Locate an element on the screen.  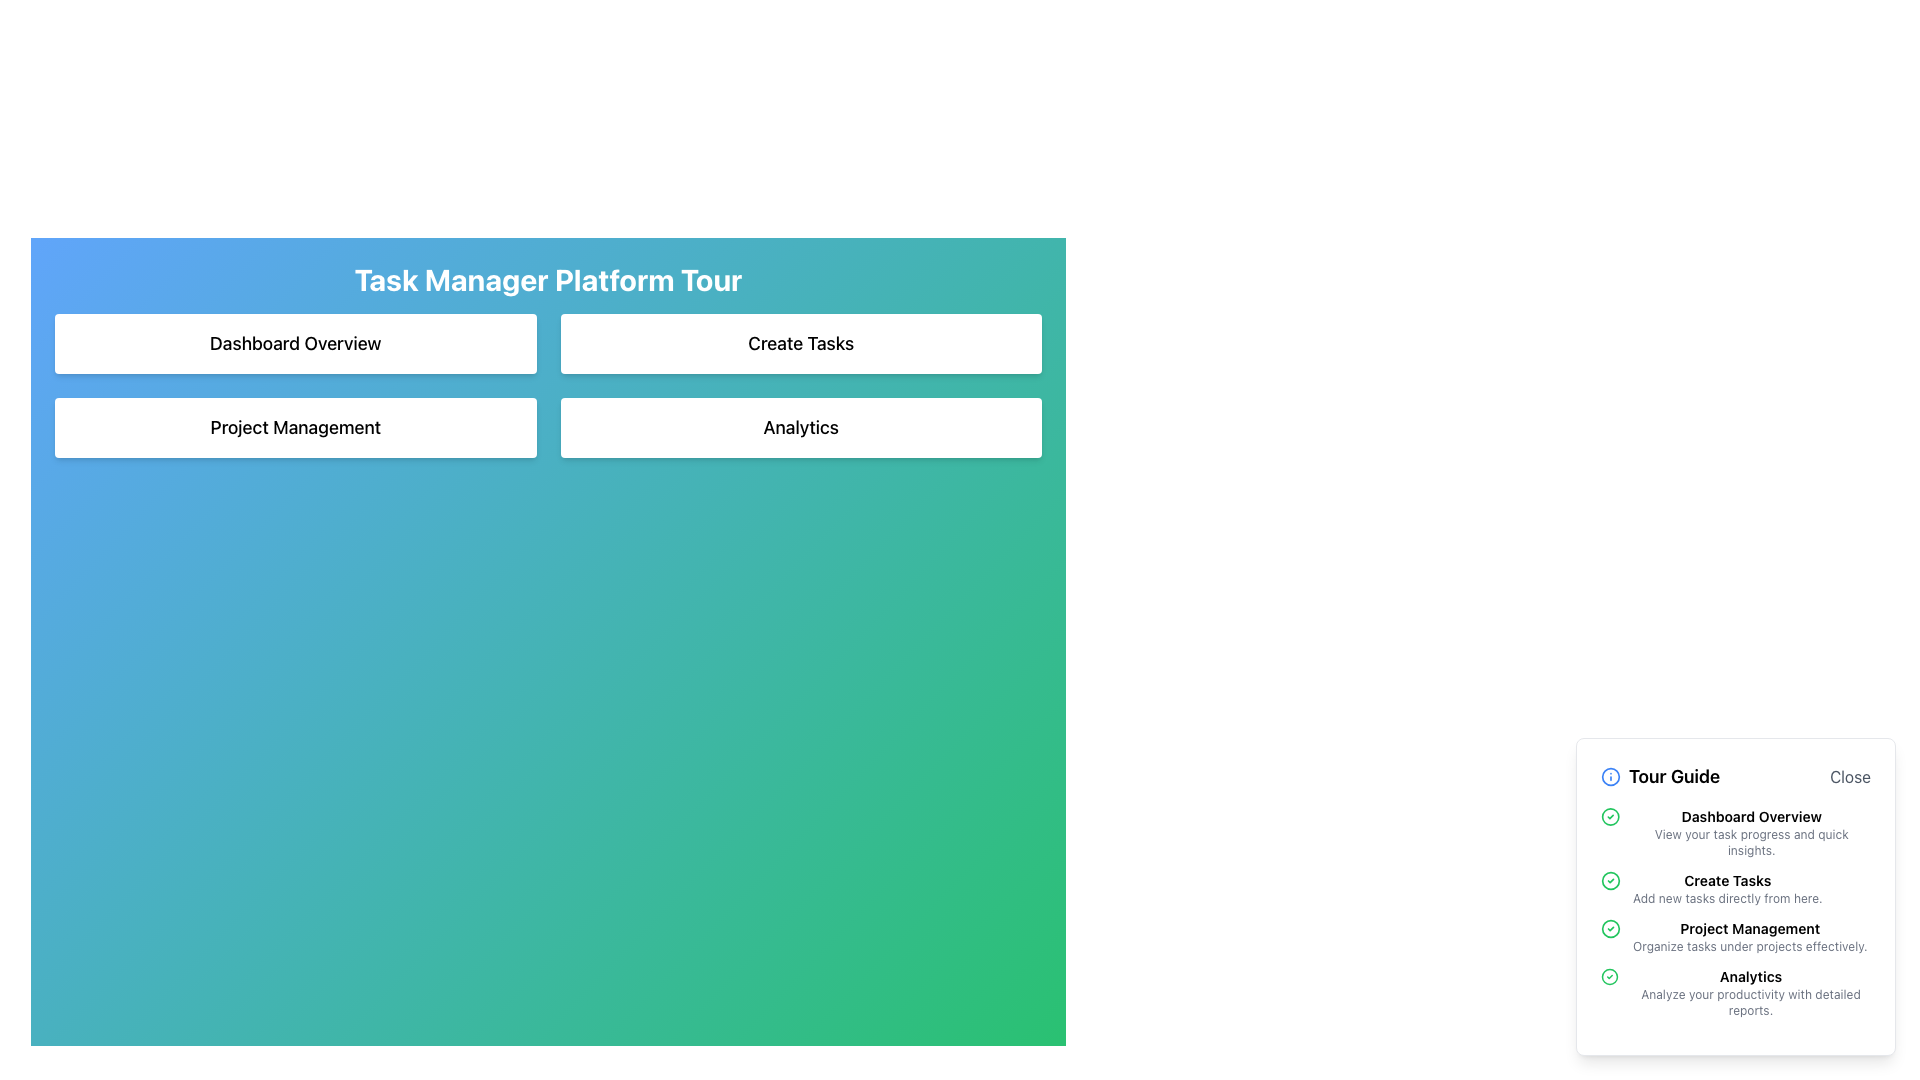
the 'Create Tasks' button, which is a white rectangular button with rounded corners and bold black text is located at coordinates (801, 342).